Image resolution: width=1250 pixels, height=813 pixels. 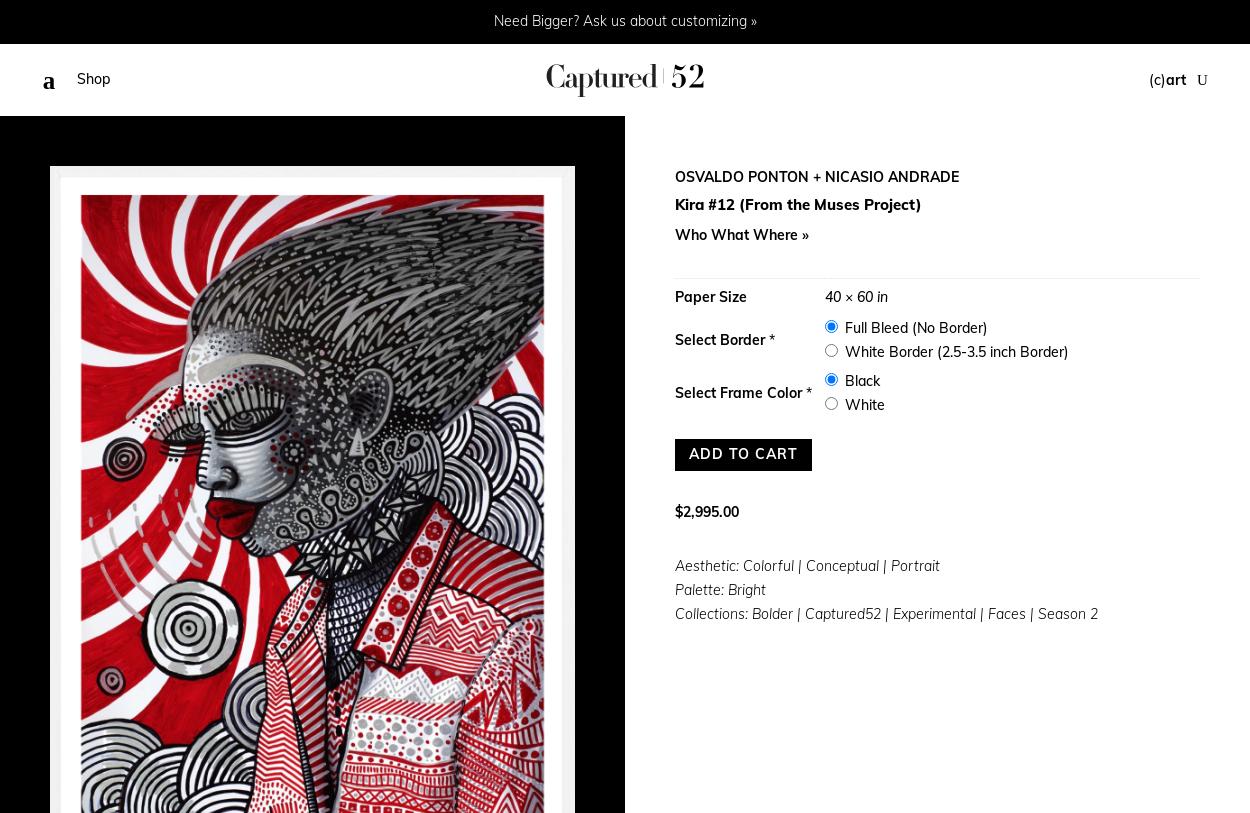 What do you see at coordinates (862, 404) in the screenshot?
I see `'White'` at bounding box center [862, 404].